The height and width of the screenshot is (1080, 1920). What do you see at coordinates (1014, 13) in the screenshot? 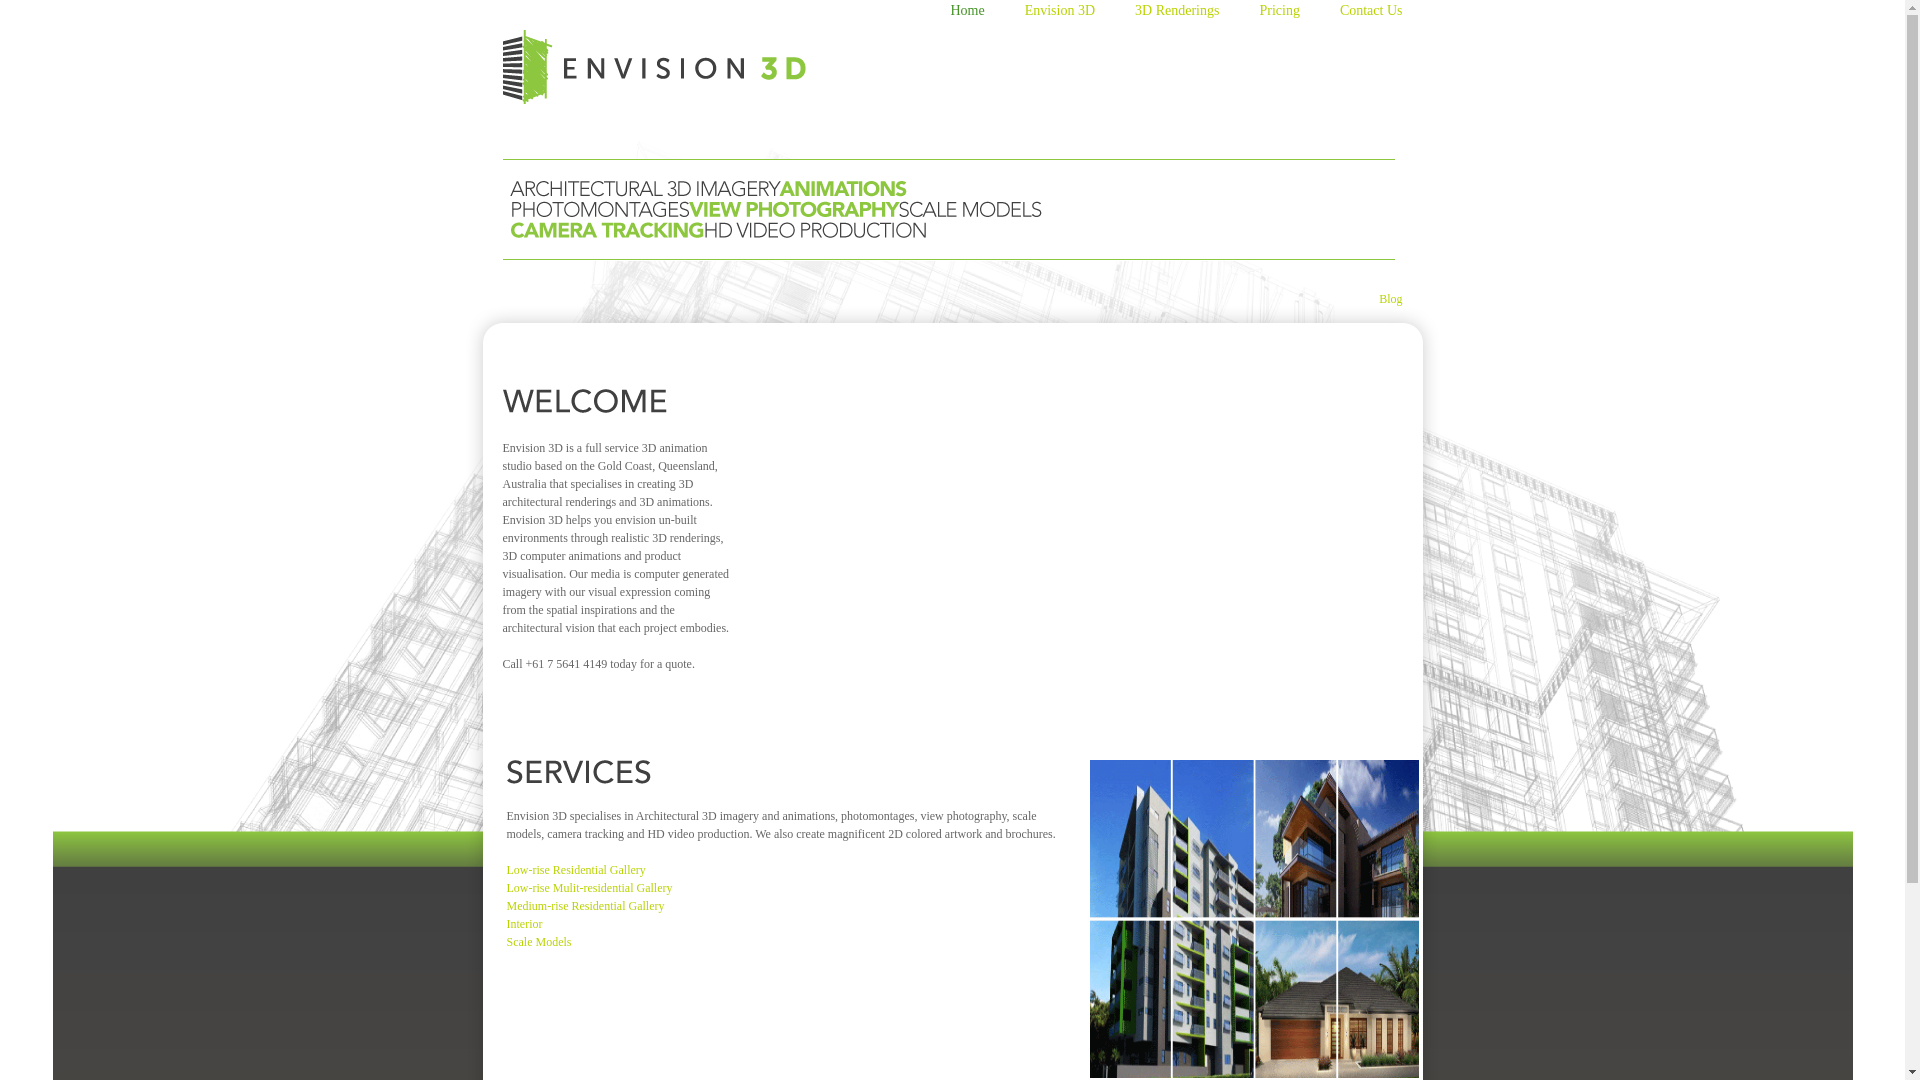
I see `'Envision 3D'` at bounding box center [1014, 13].